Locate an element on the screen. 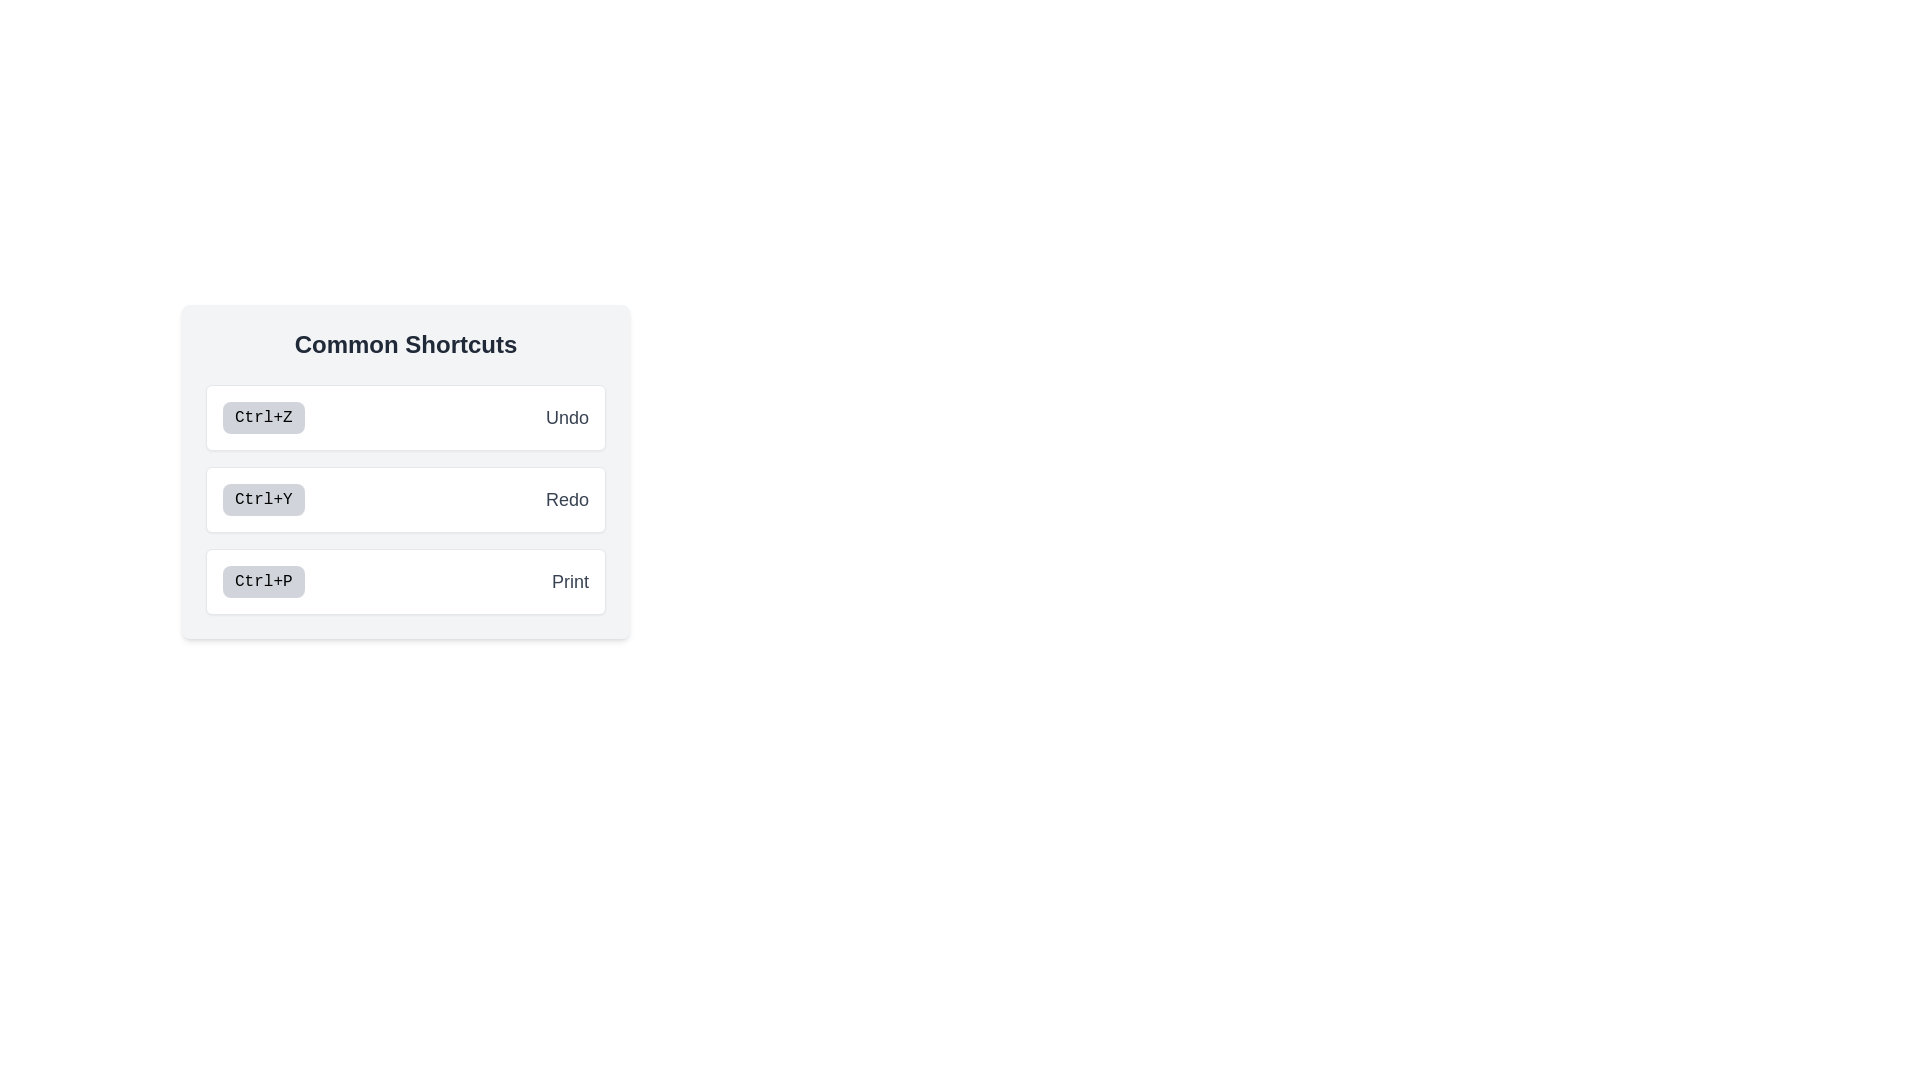 Image resolution: width=1920 pixels, height=1080 pixels. the Text Label representing the keyboard shortcut 'Ctrl+P' located to the left of the word 'Print' in the 'Common Shortcuts' list is located at coordinates (262, 582).